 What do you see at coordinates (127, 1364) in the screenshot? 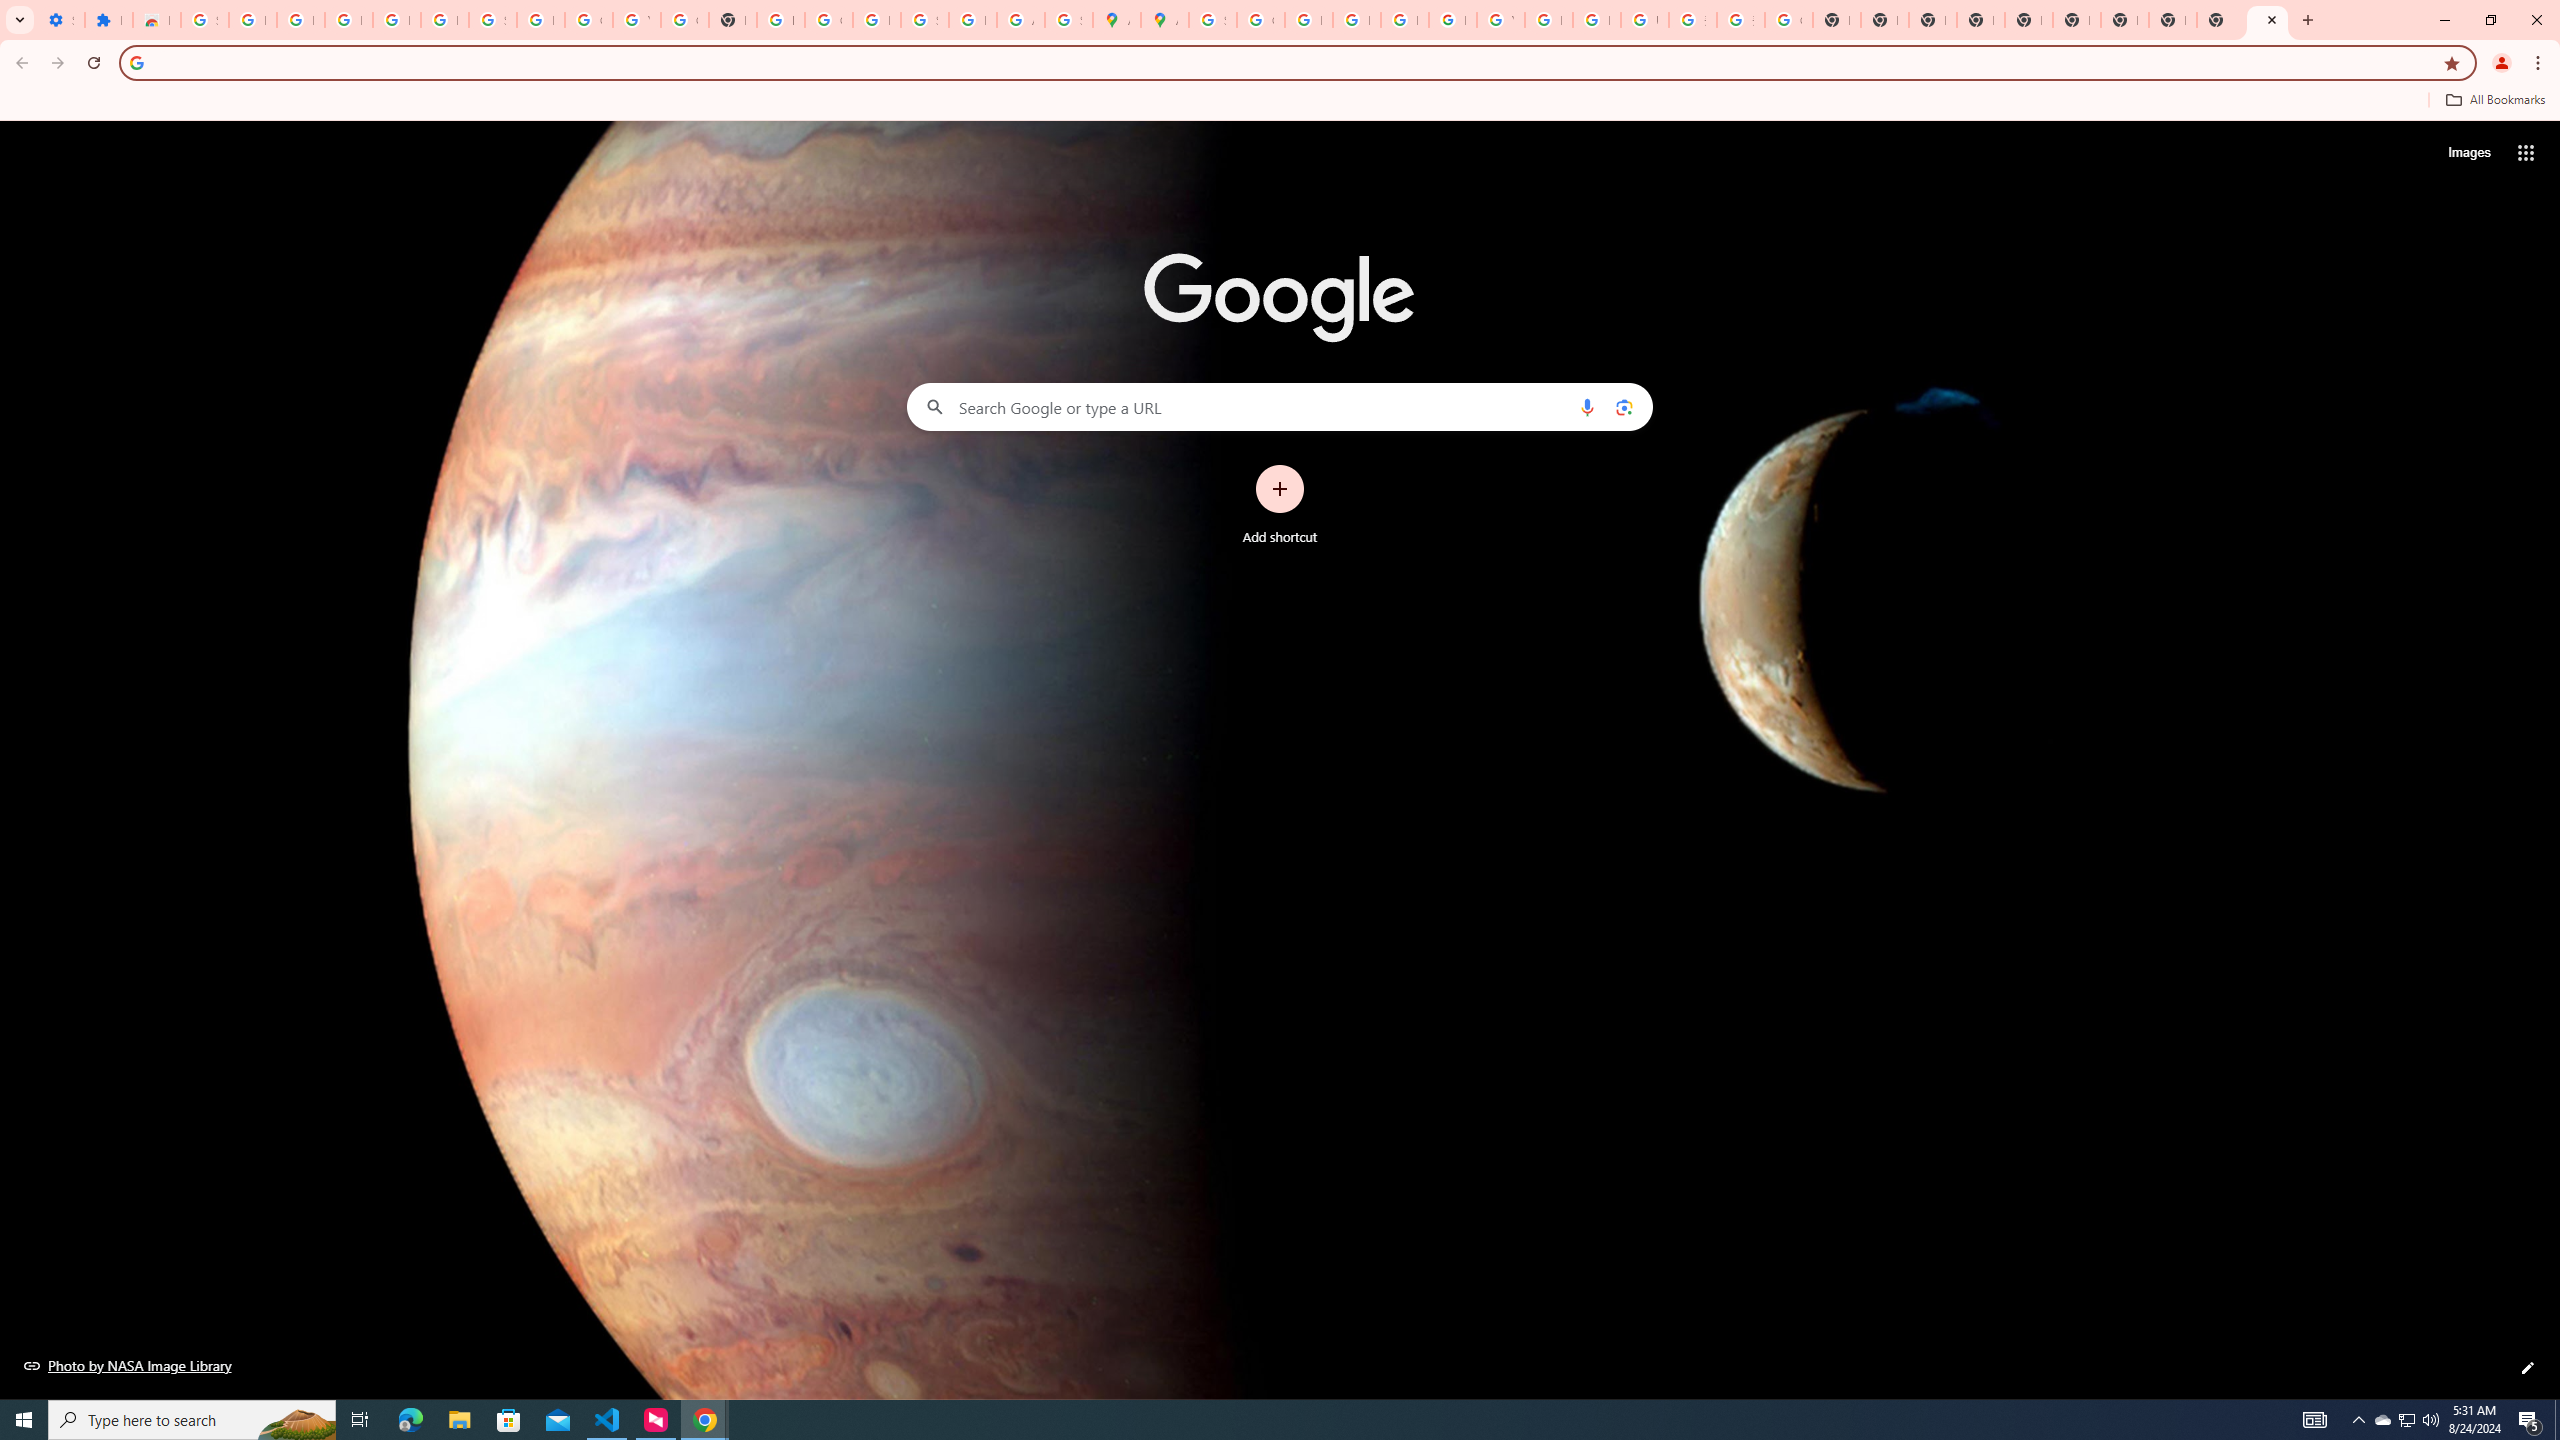
I see `'Photo by NASA Image Library'` at bounding box center [127, 1364].